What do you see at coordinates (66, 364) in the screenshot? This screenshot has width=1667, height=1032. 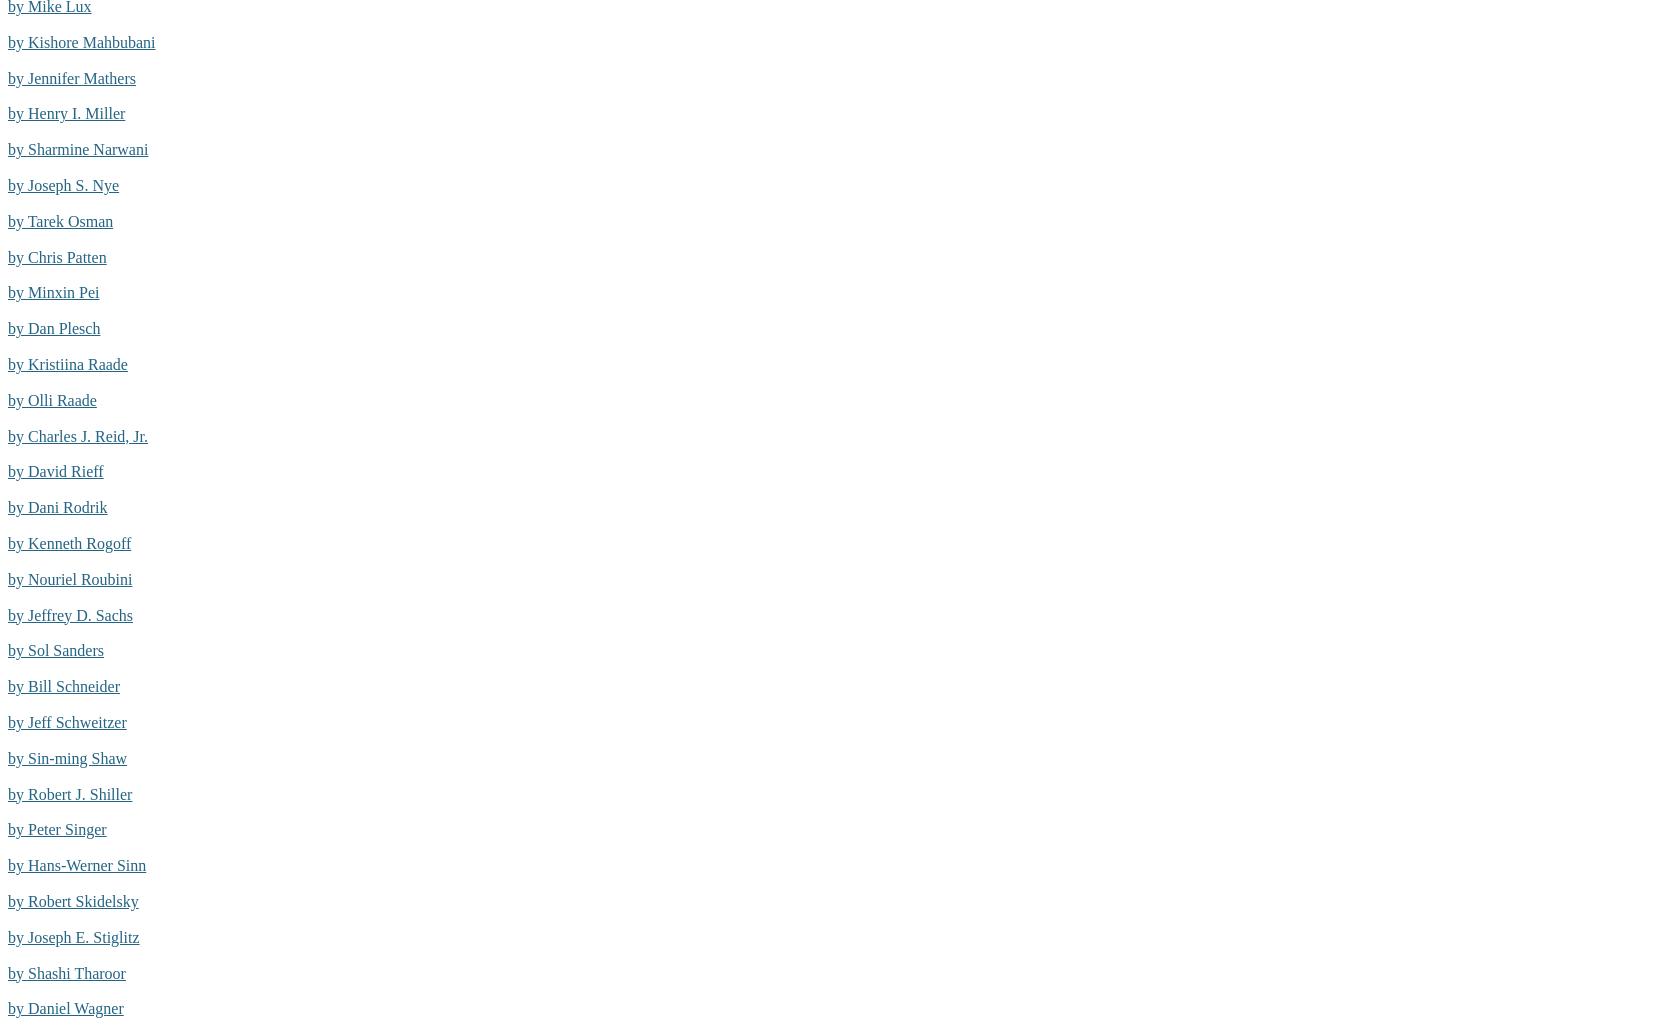 I see `'by Kristiina Raade'` at bounding box center [66, 364].